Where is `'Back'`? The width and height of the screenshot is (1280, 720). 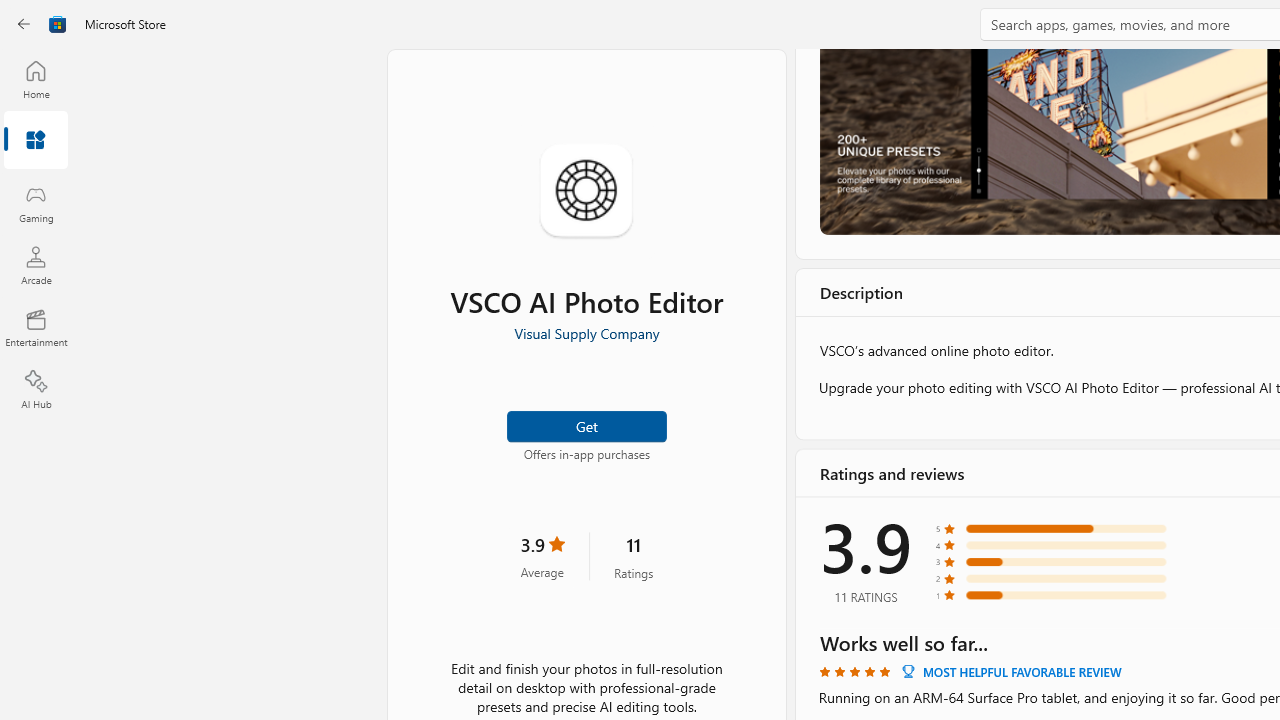 'Back' is located at coordinates (24, 24).